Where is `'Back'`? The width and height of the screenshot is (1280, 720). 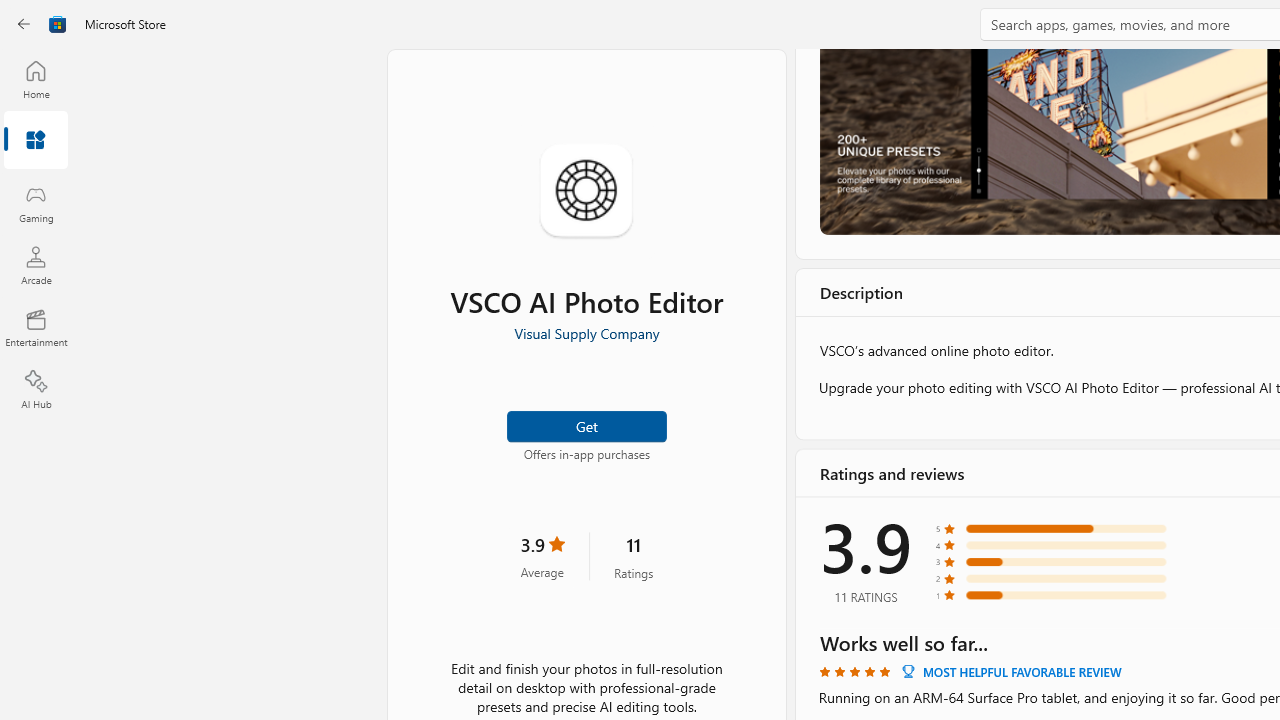 'Back' is located at coordinates (24, 24).